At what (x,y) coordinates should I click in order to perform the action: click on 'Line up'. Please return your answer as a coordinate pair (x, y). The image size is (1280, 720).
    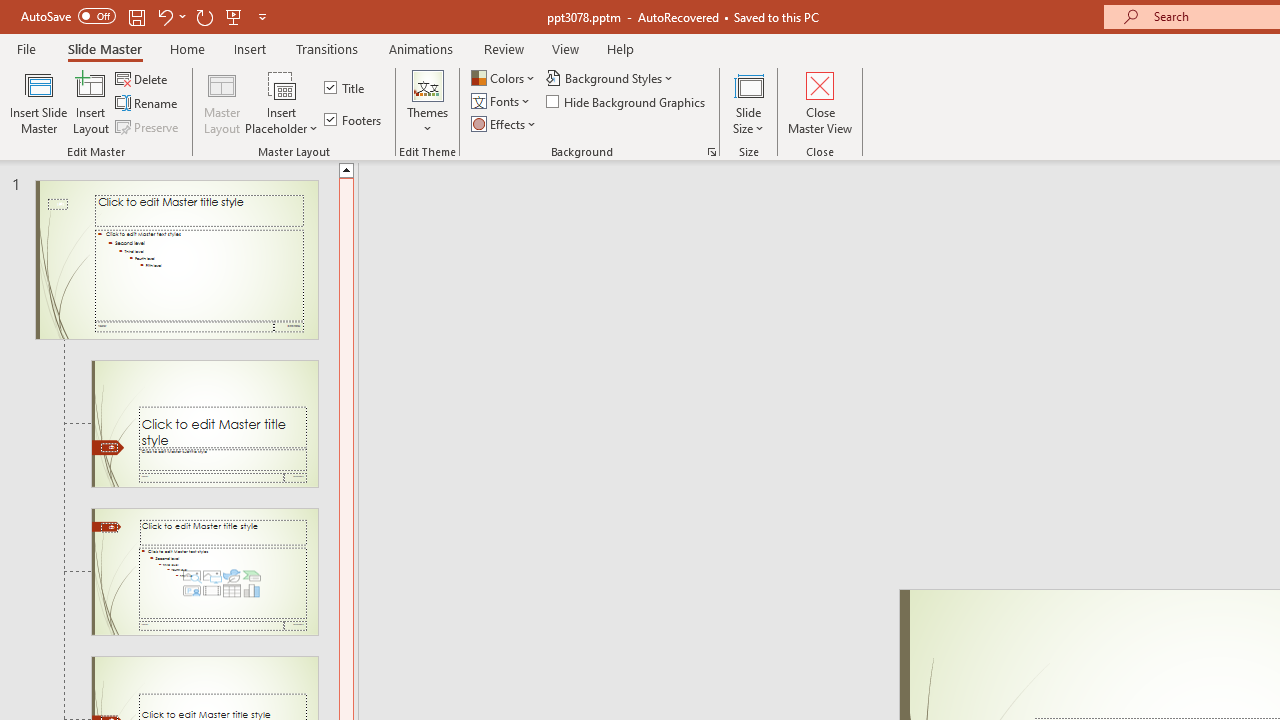
    Looking at the image, I should click on (346, 168).